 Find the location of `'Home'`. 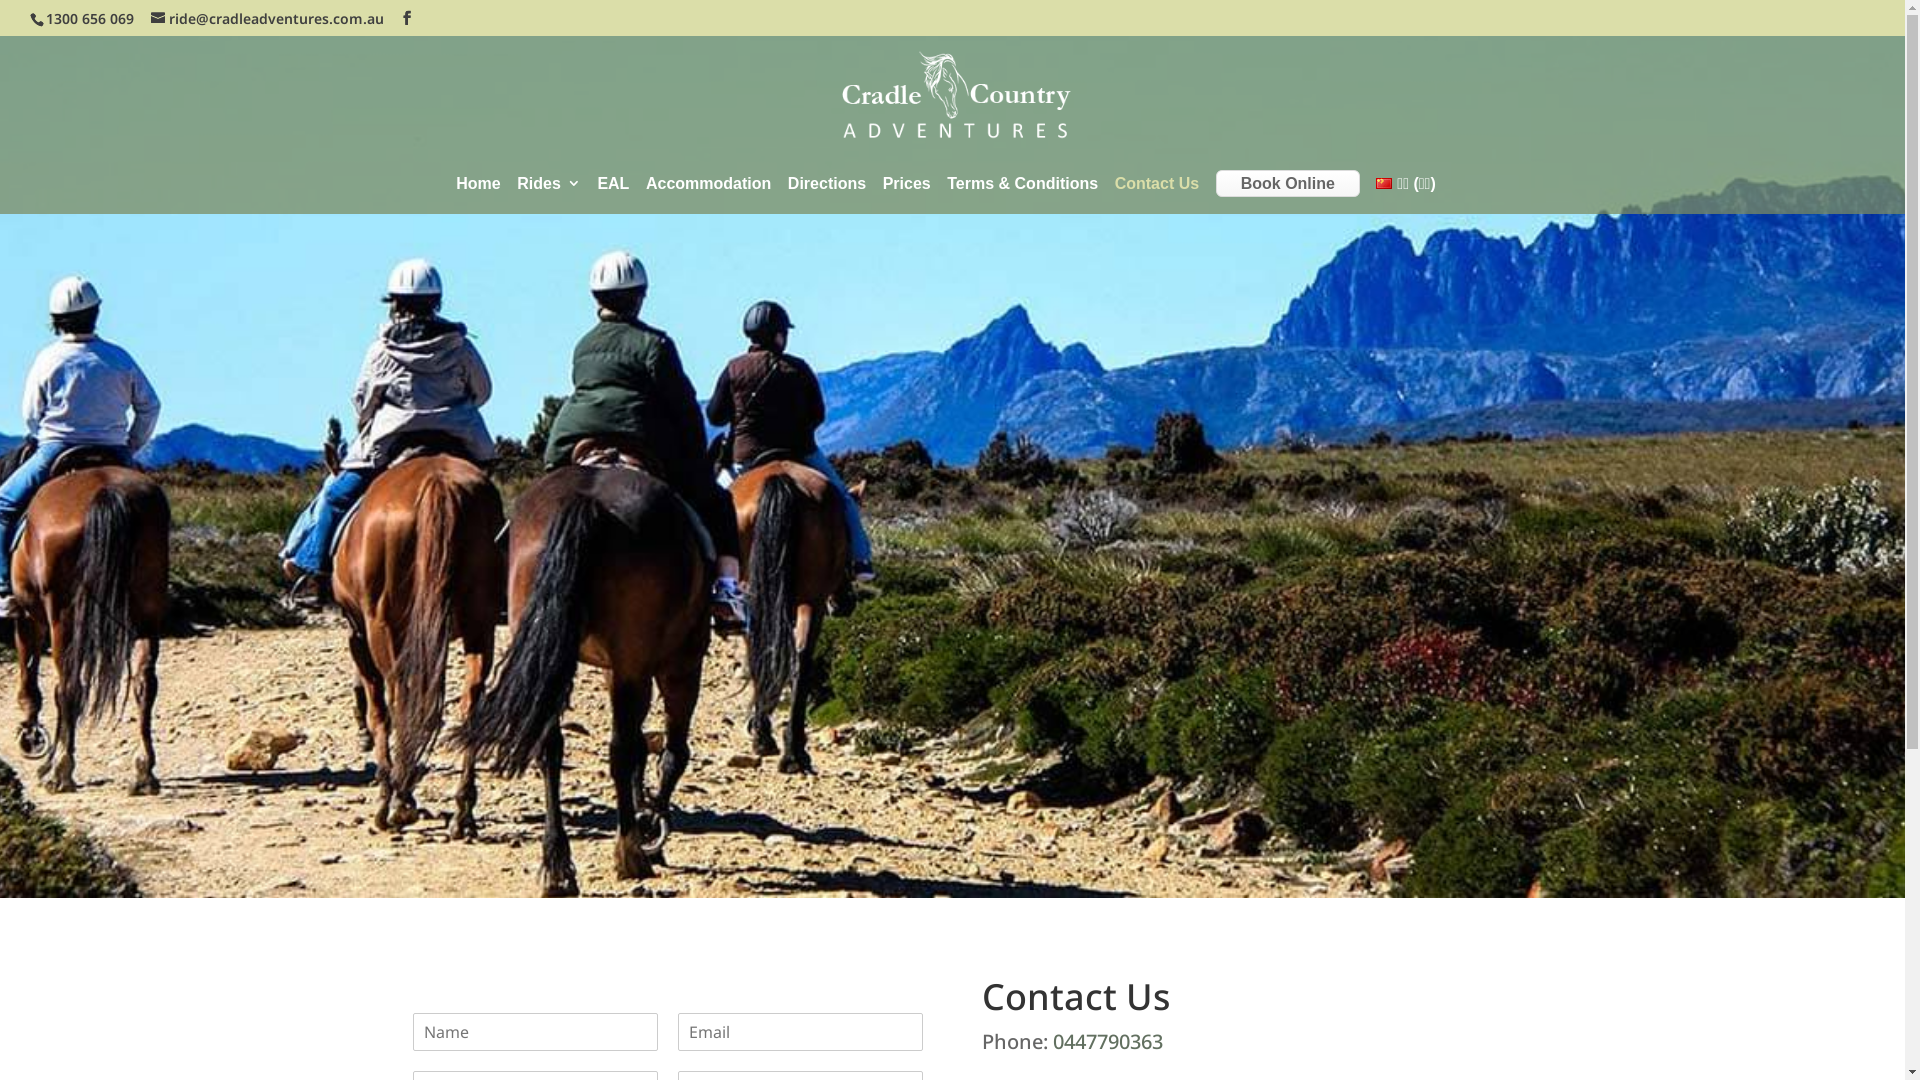

'Home' is located at coordinates (455, 195).